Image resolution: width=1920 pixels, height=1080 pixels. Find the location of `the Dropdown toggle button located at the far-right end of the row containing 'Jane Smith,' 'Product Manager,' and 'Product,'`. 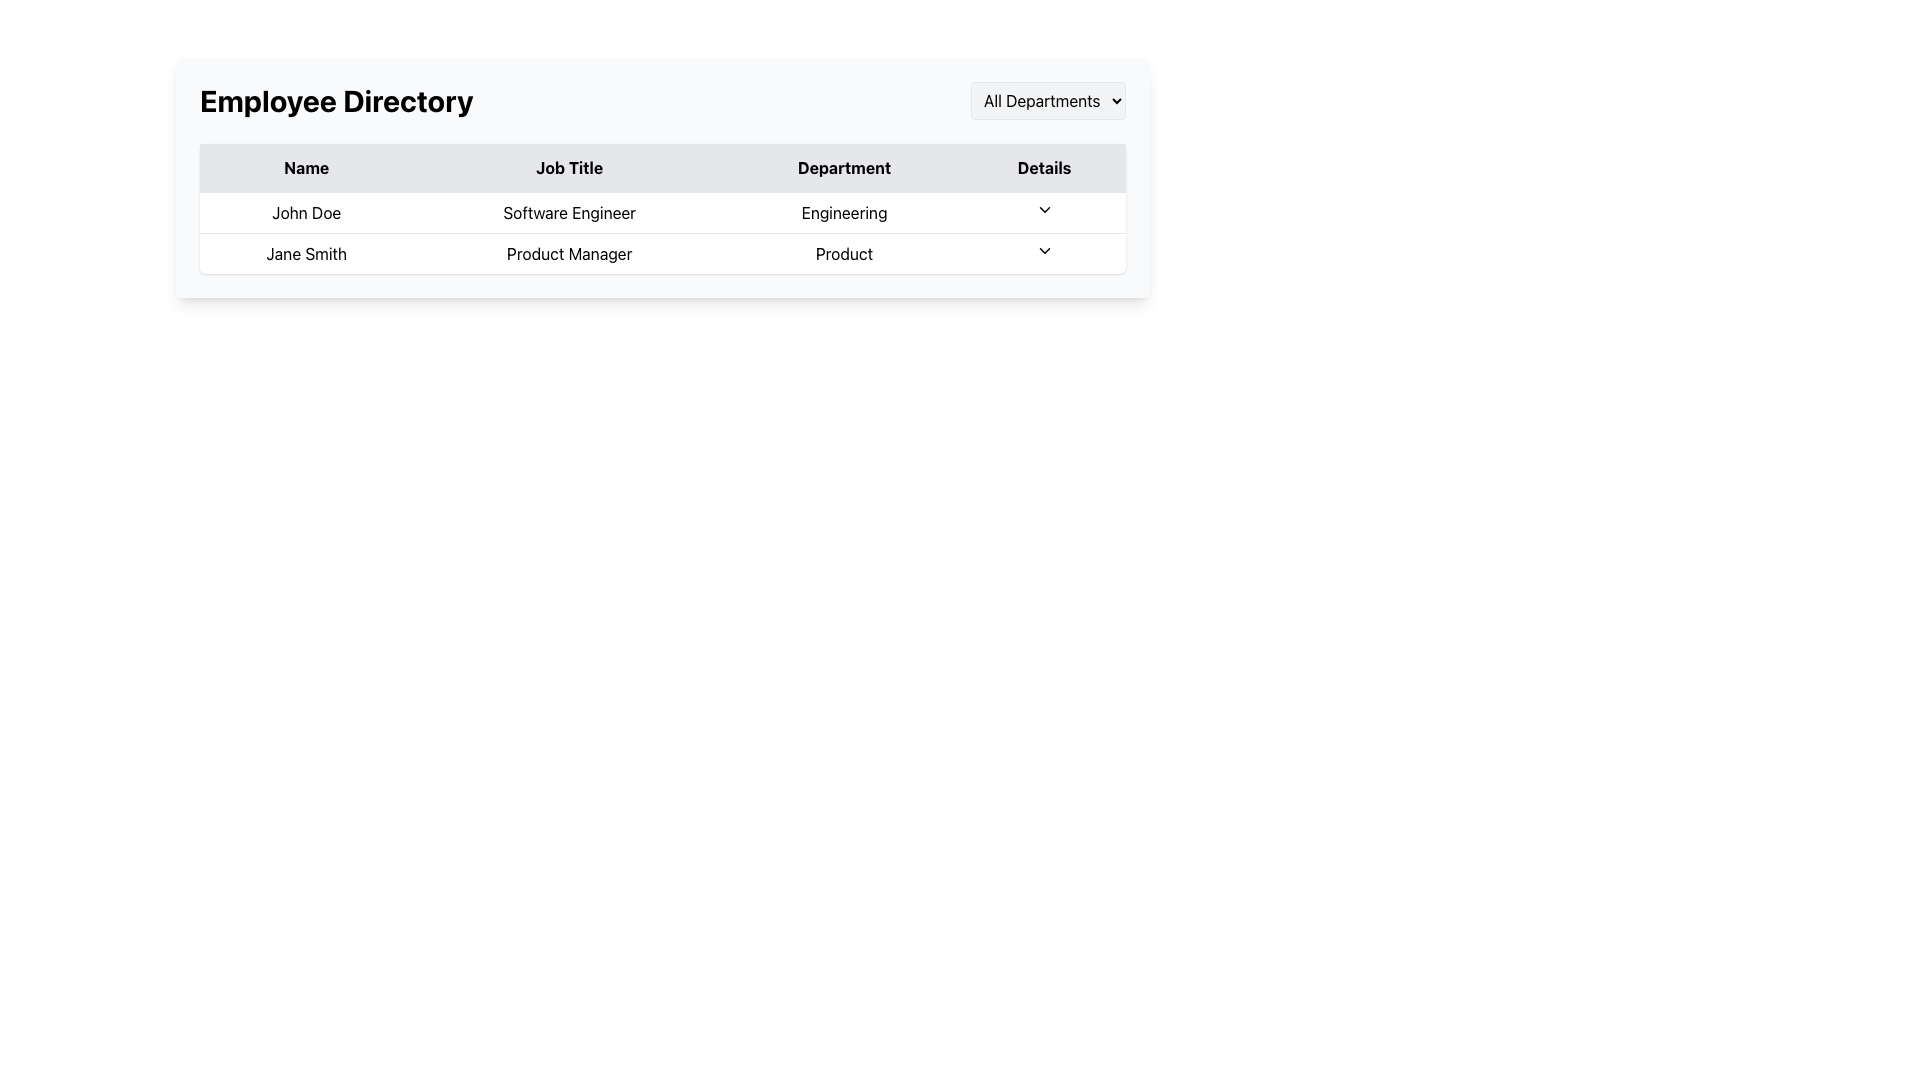

the Dropdown toggle button located at the far-right end of the row containing 'Jane Smith,' 'Product Manager,' and 'Product,' is located at coordinates (1043, 252).